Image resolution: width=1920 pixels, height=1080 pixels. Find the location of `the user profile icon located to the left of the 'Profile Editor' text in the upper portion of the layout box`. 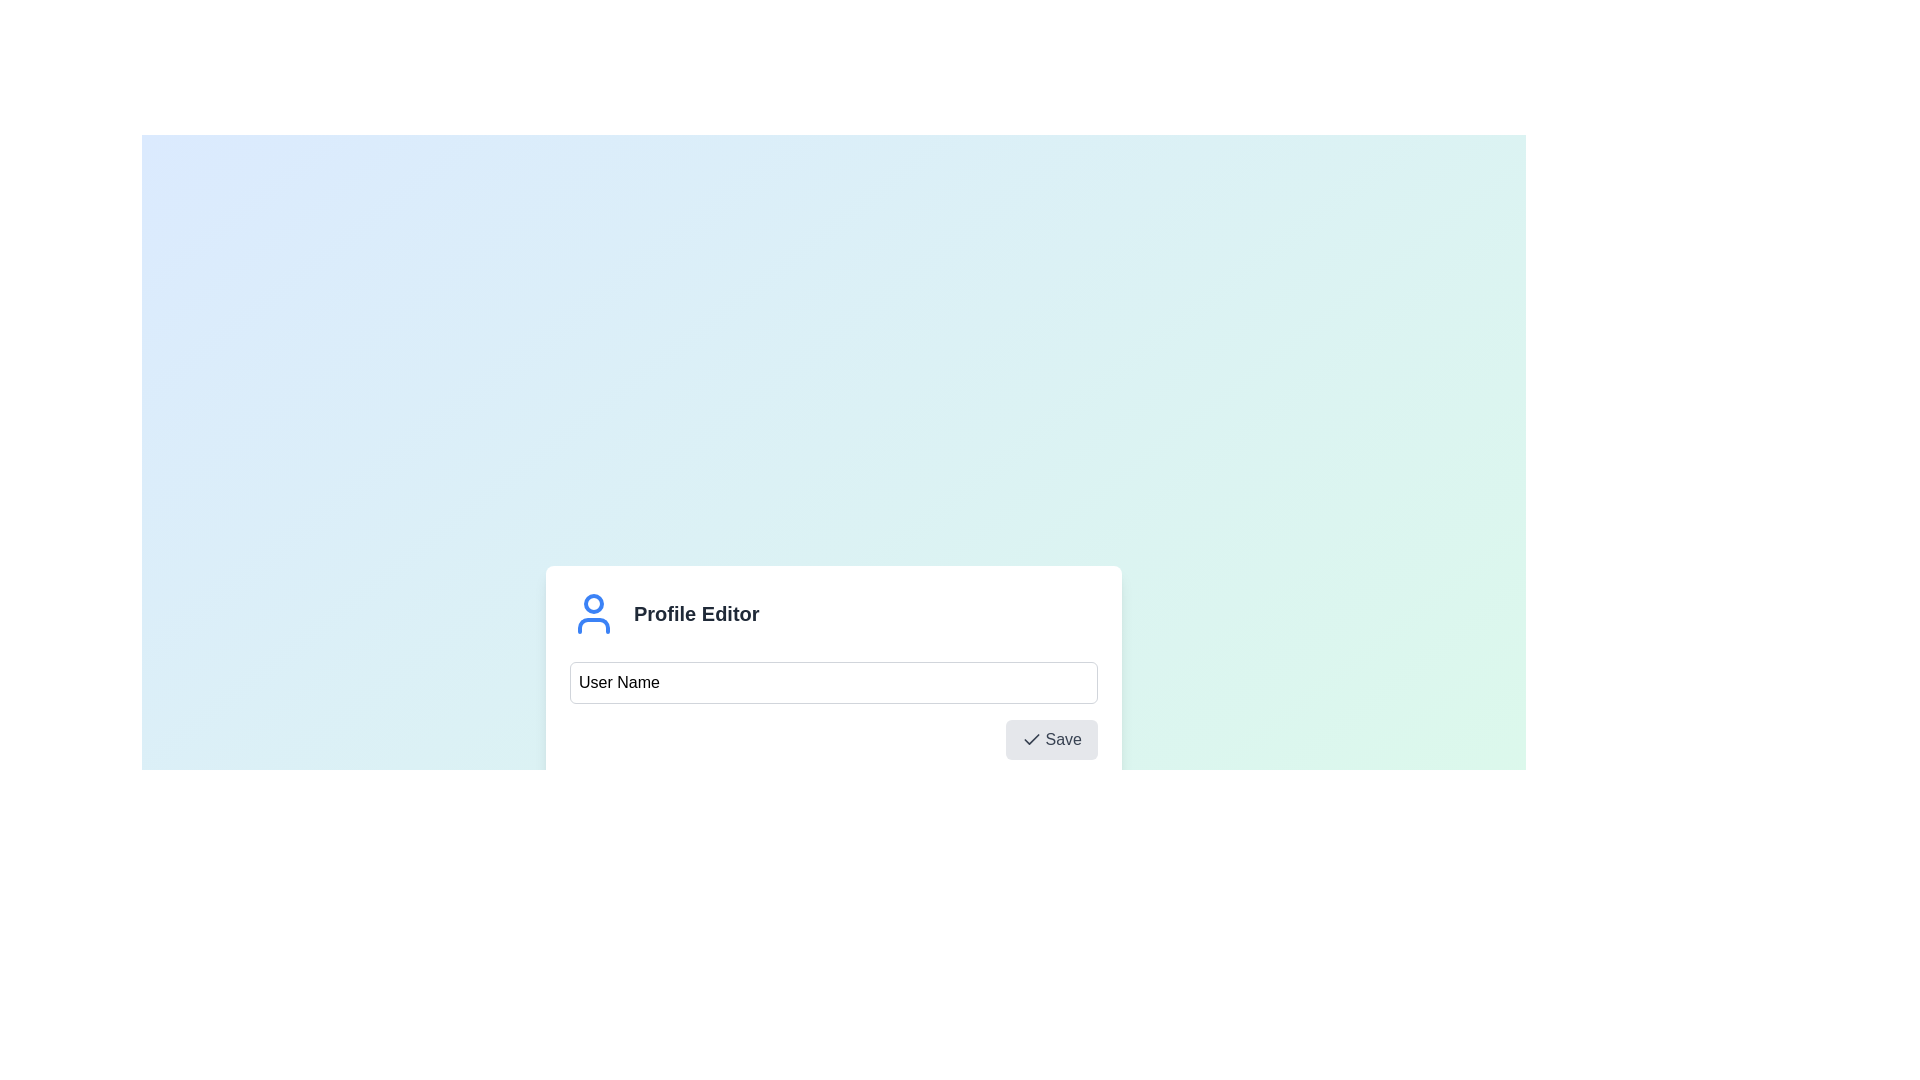

the user profile icon located to the left of the 'Profile Editor' text in the upper portion of the layout box is located at coordinates (593, 612).